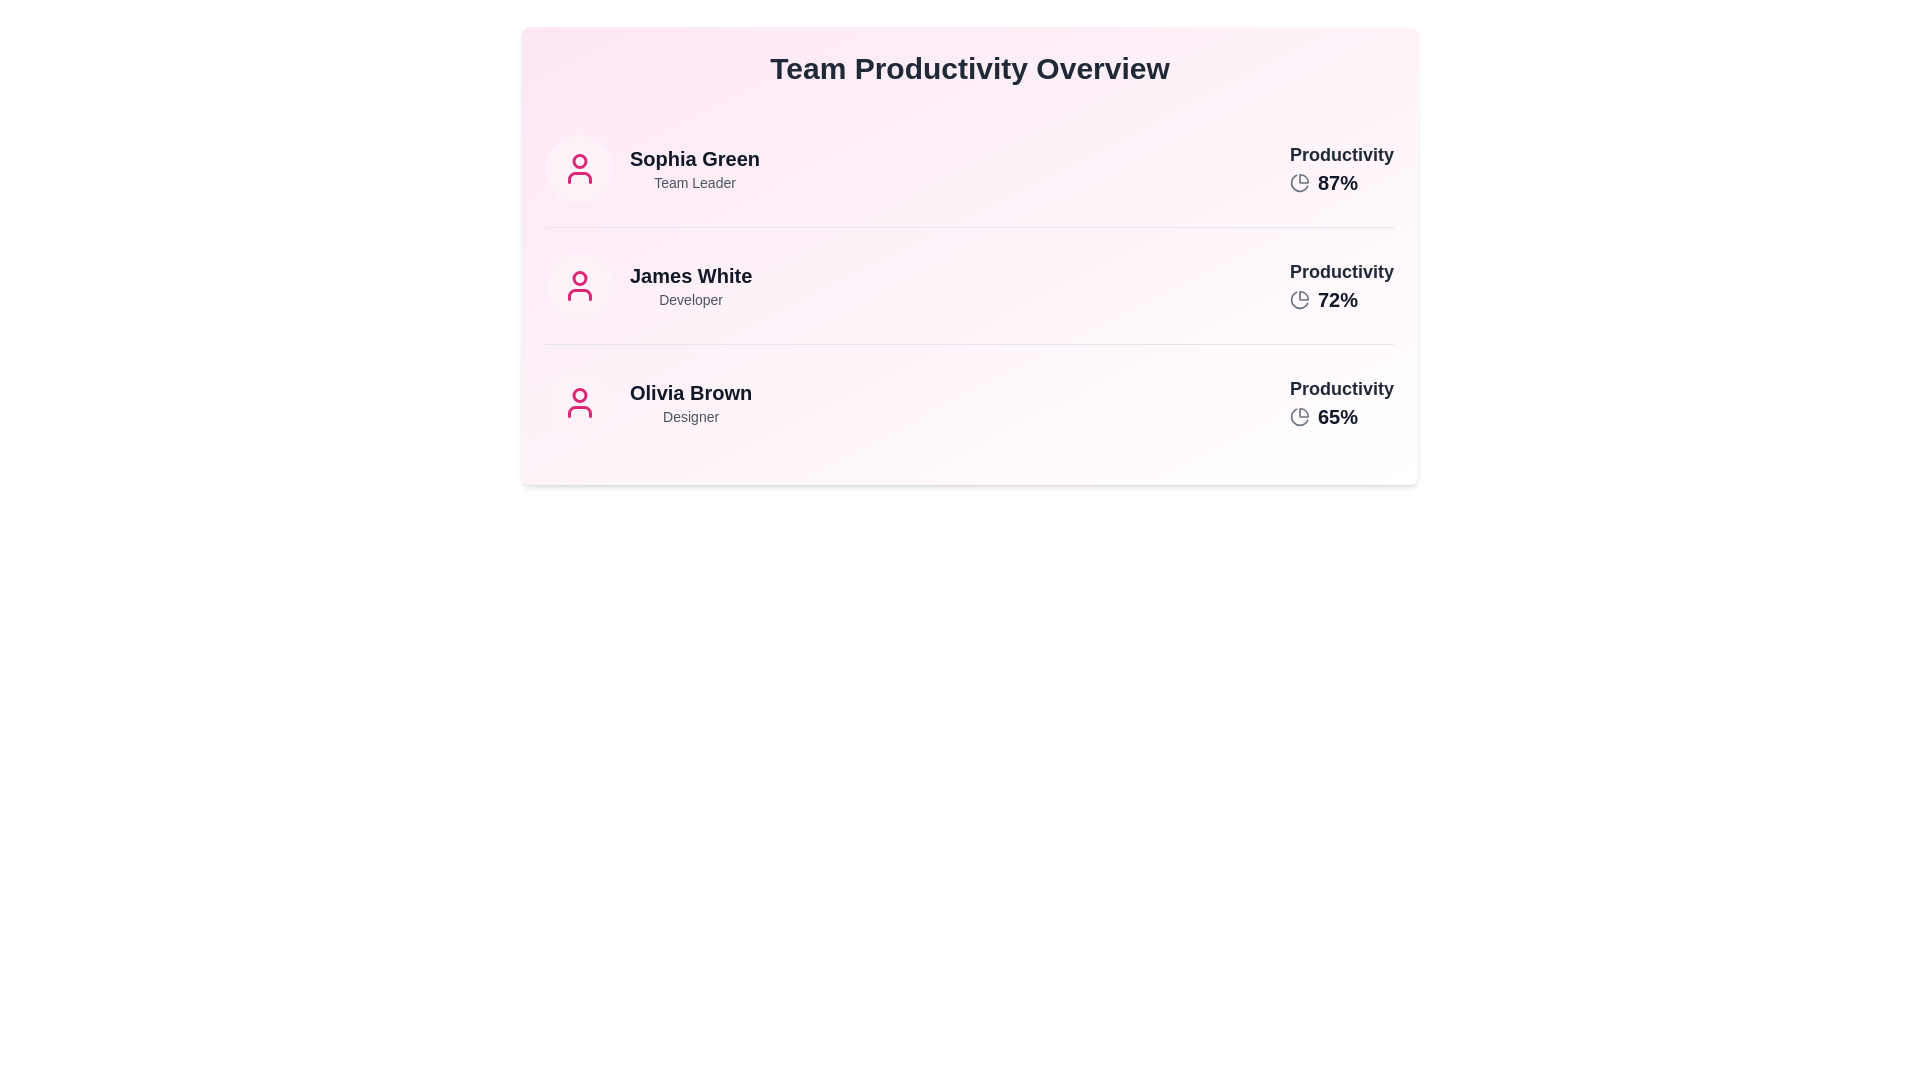 Image resolution: width=1920 pixels, height=1080 pixels. What do you see at coordinates (695, 168) in the screenshot?
I see `text content of the text block displaying 'Sophia Green' and 'Team Leader', which is the first entry in the vertically stacked list of team members` at bounding box center [695, 168].